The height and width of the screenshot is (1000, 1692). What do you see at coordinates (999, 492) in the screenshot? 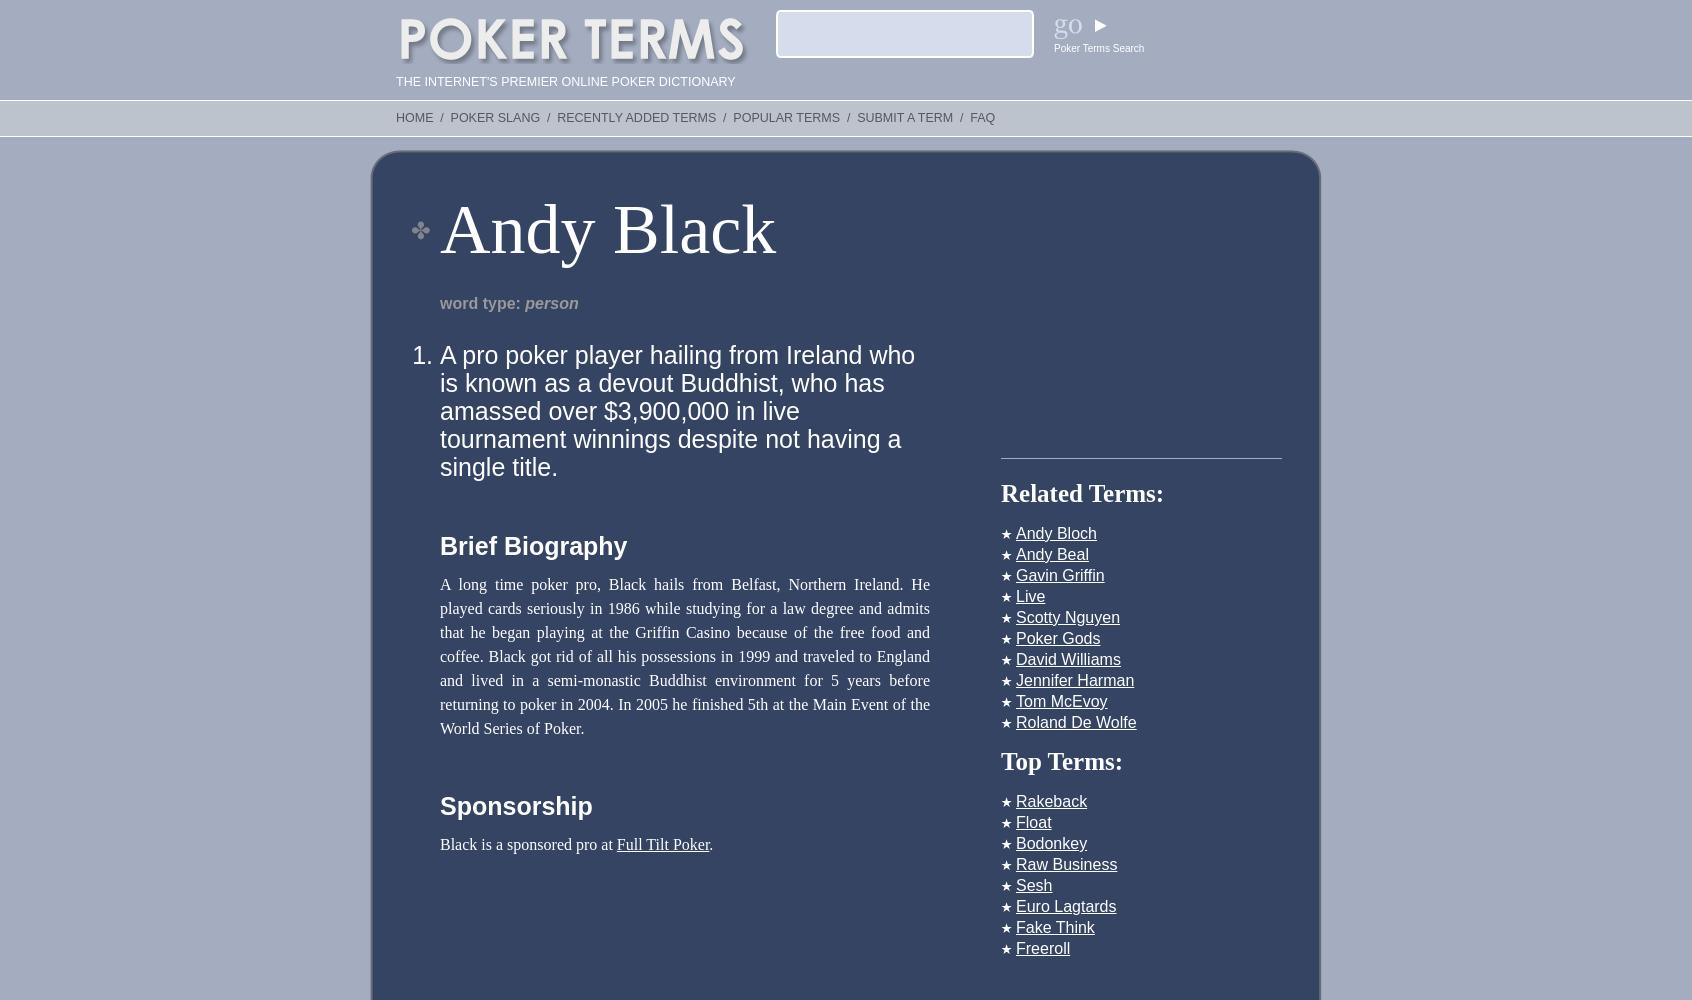
I see `'Related Terms:'` at bounding box center [999, 492].